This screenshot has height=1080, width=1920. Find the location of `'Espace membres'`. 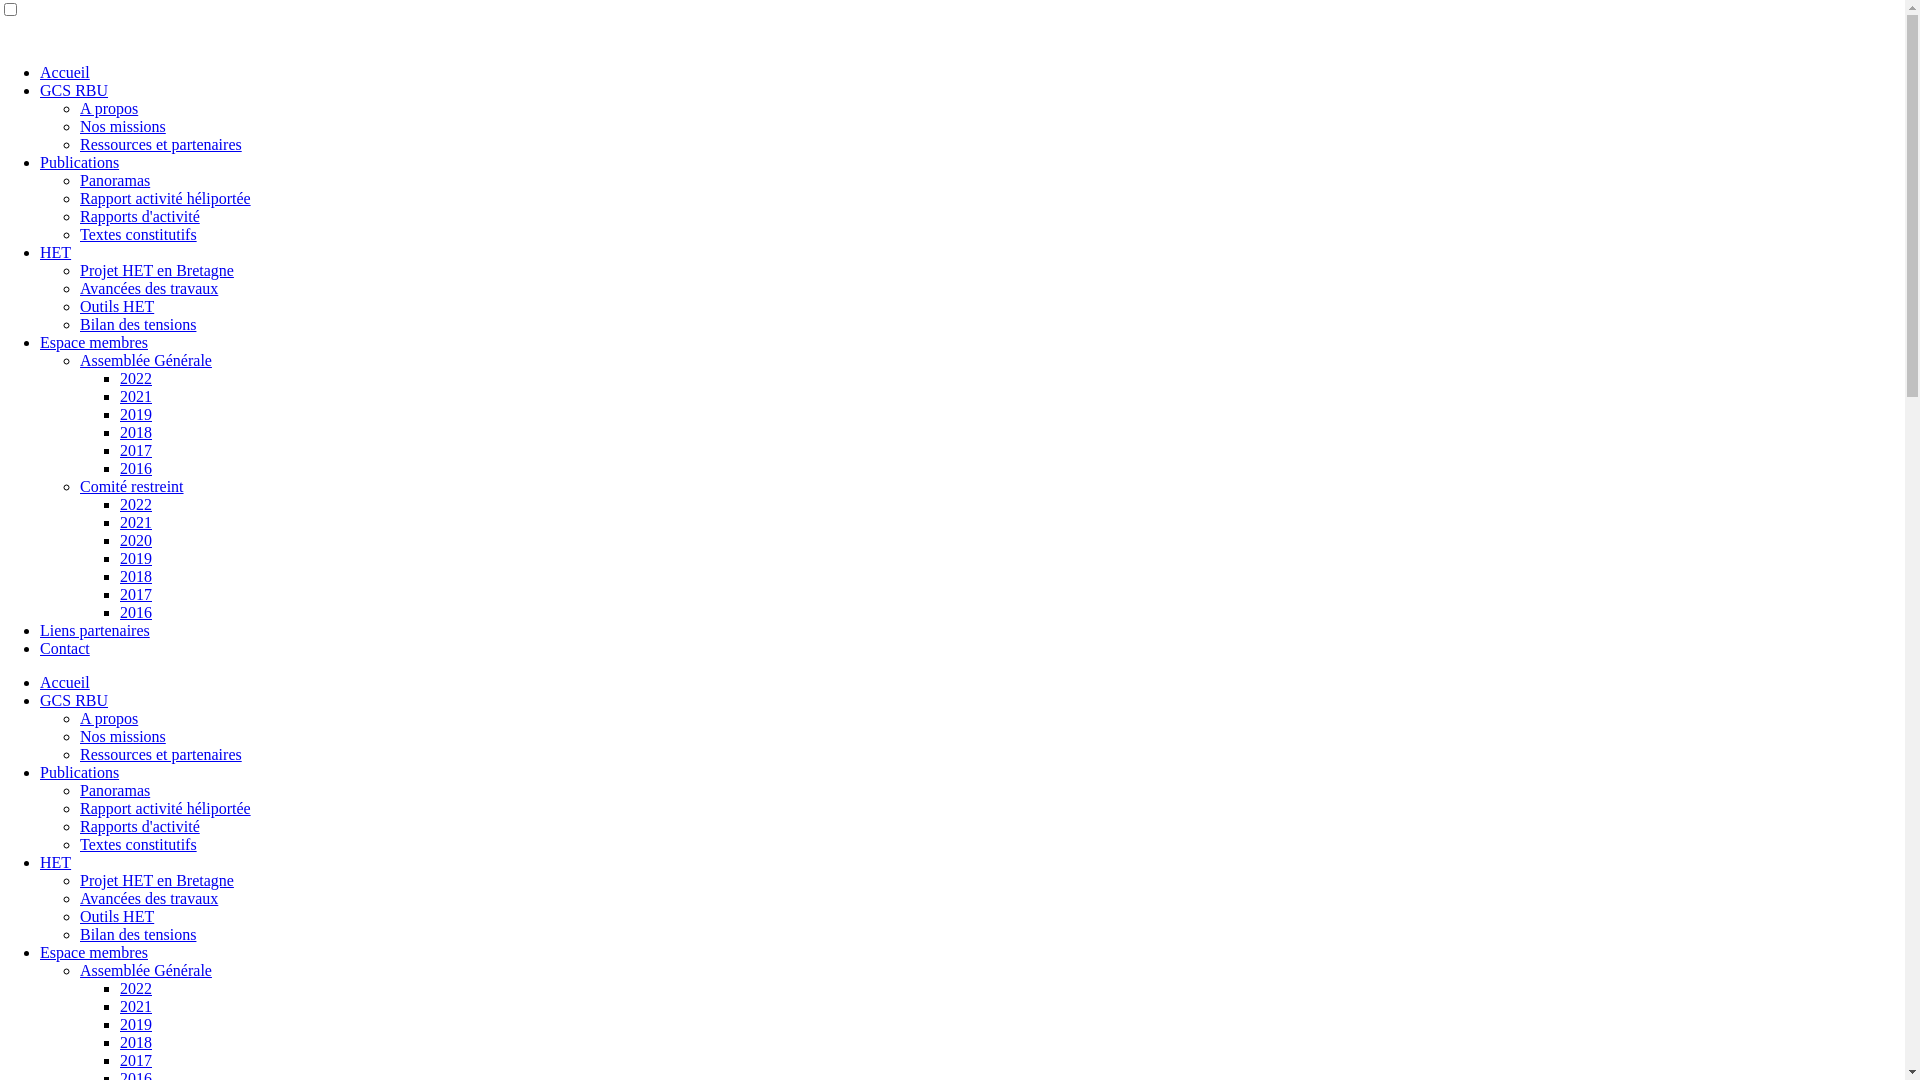

'Espace membres' is located at coordinates (39, 951).